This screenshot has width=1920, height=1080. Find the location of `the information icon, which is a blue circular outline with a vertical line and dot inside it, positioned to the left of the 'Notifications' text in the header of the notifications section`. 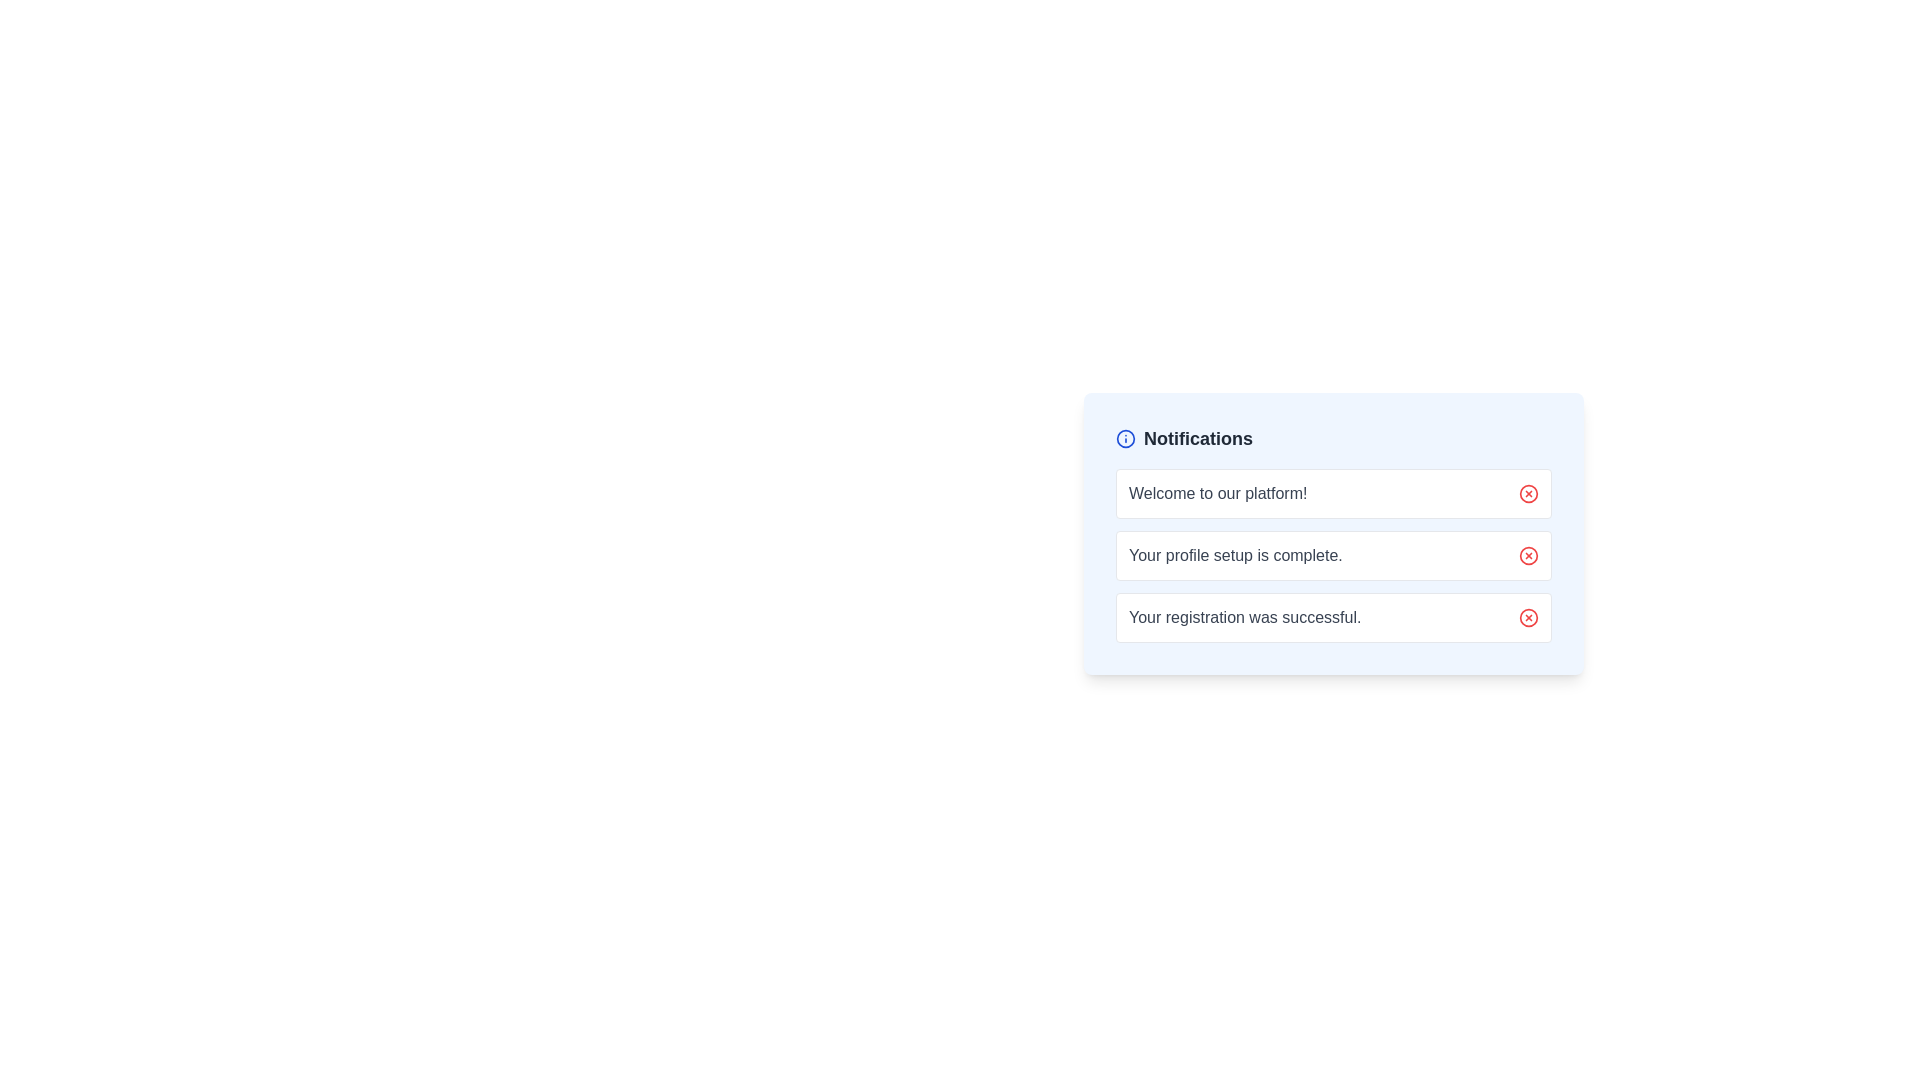

the information icon, which is a blue circular outline with a vertical line and dot inside it, positioned to the left of the 'Notifications' text in the header of the notifications section is located at coordinates (1126, 438).